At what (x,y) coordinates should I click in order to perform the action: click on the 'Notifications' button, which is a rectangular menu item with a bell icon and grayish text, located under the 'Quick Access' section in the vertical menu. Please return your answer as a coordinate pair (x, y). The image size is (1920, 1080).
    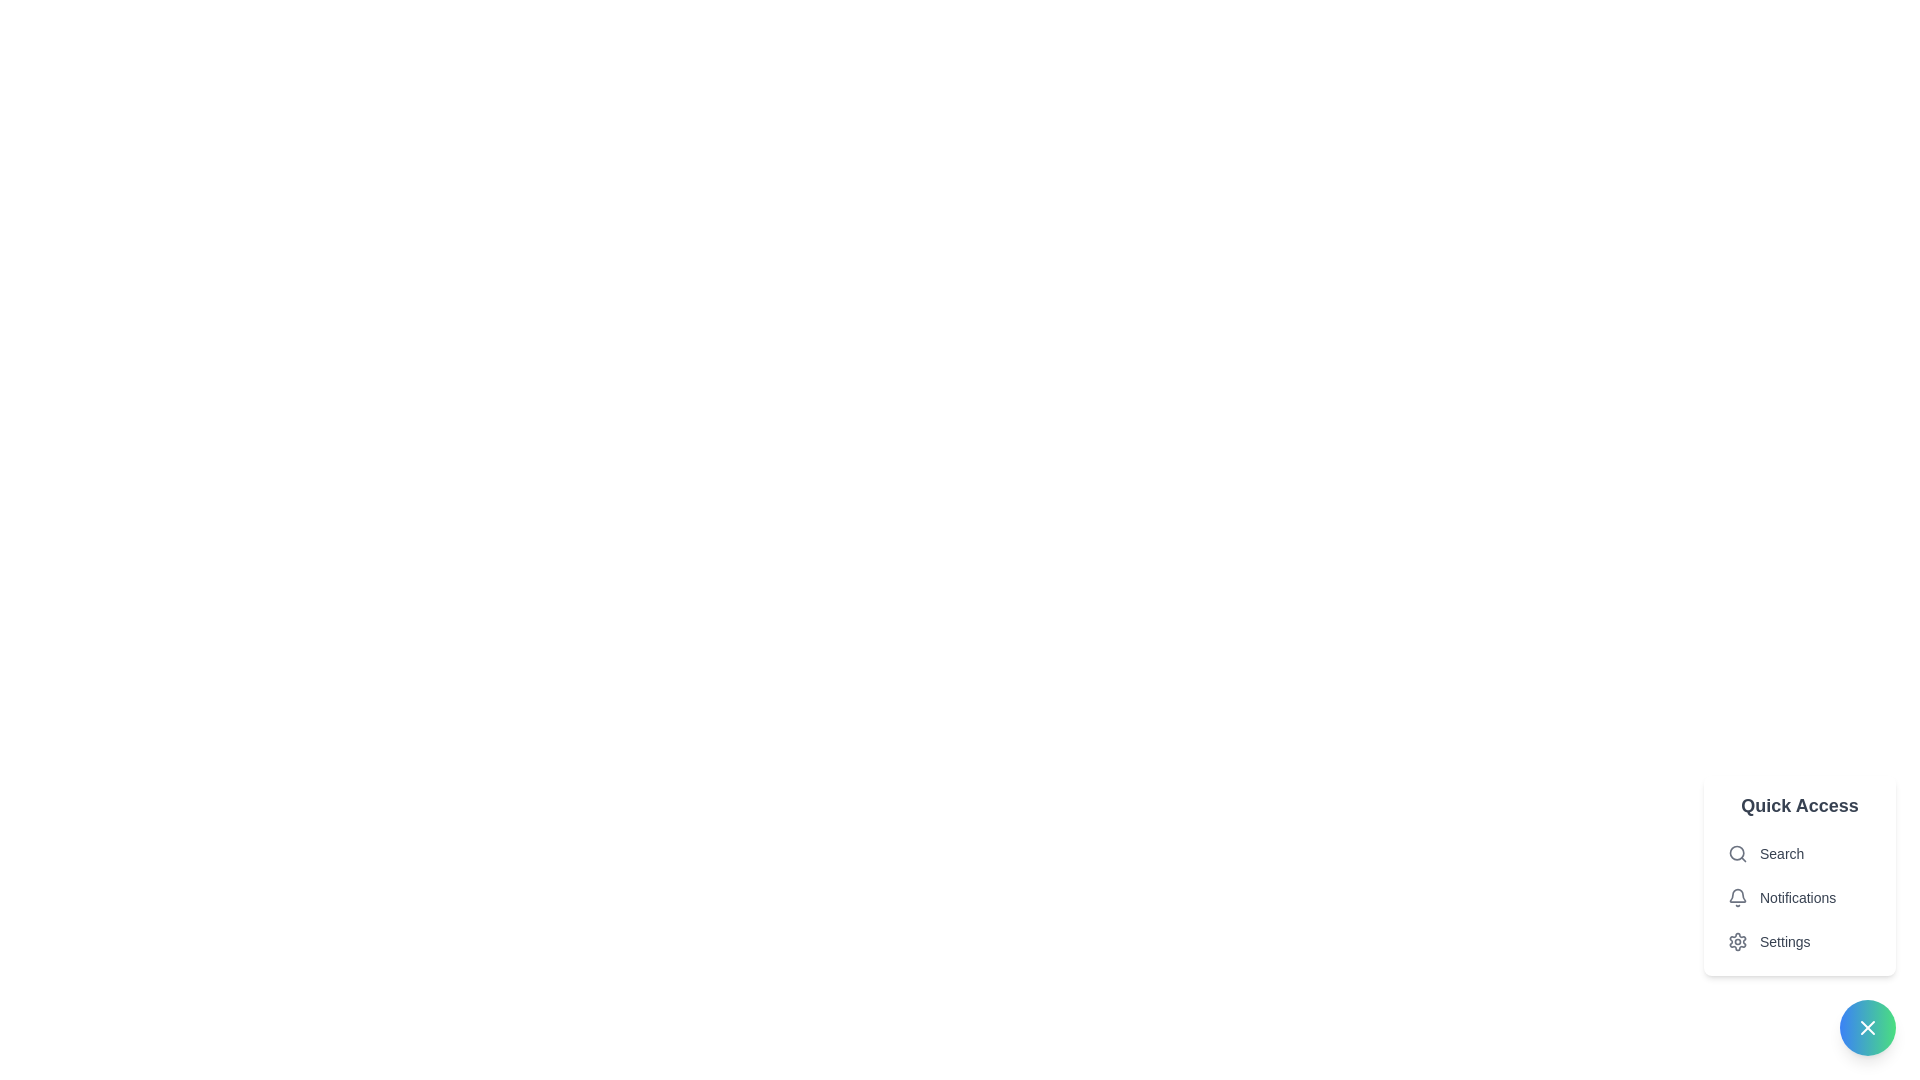
    Looking at the image, I should click on (1800, 897).